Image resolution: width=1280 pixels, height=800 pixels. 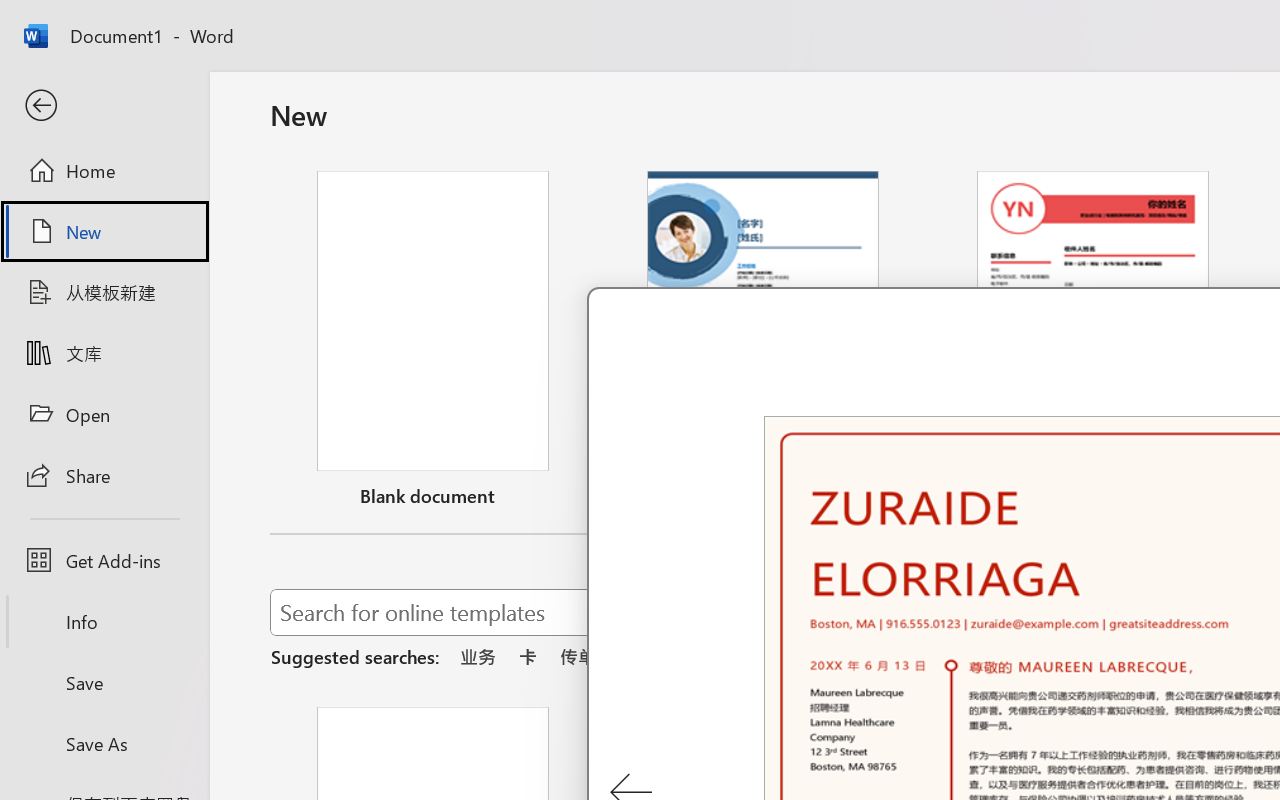 What do you see at coordinates (103, 231) in the screenshot?
I see `'New'` at bounding box center [103, 231].